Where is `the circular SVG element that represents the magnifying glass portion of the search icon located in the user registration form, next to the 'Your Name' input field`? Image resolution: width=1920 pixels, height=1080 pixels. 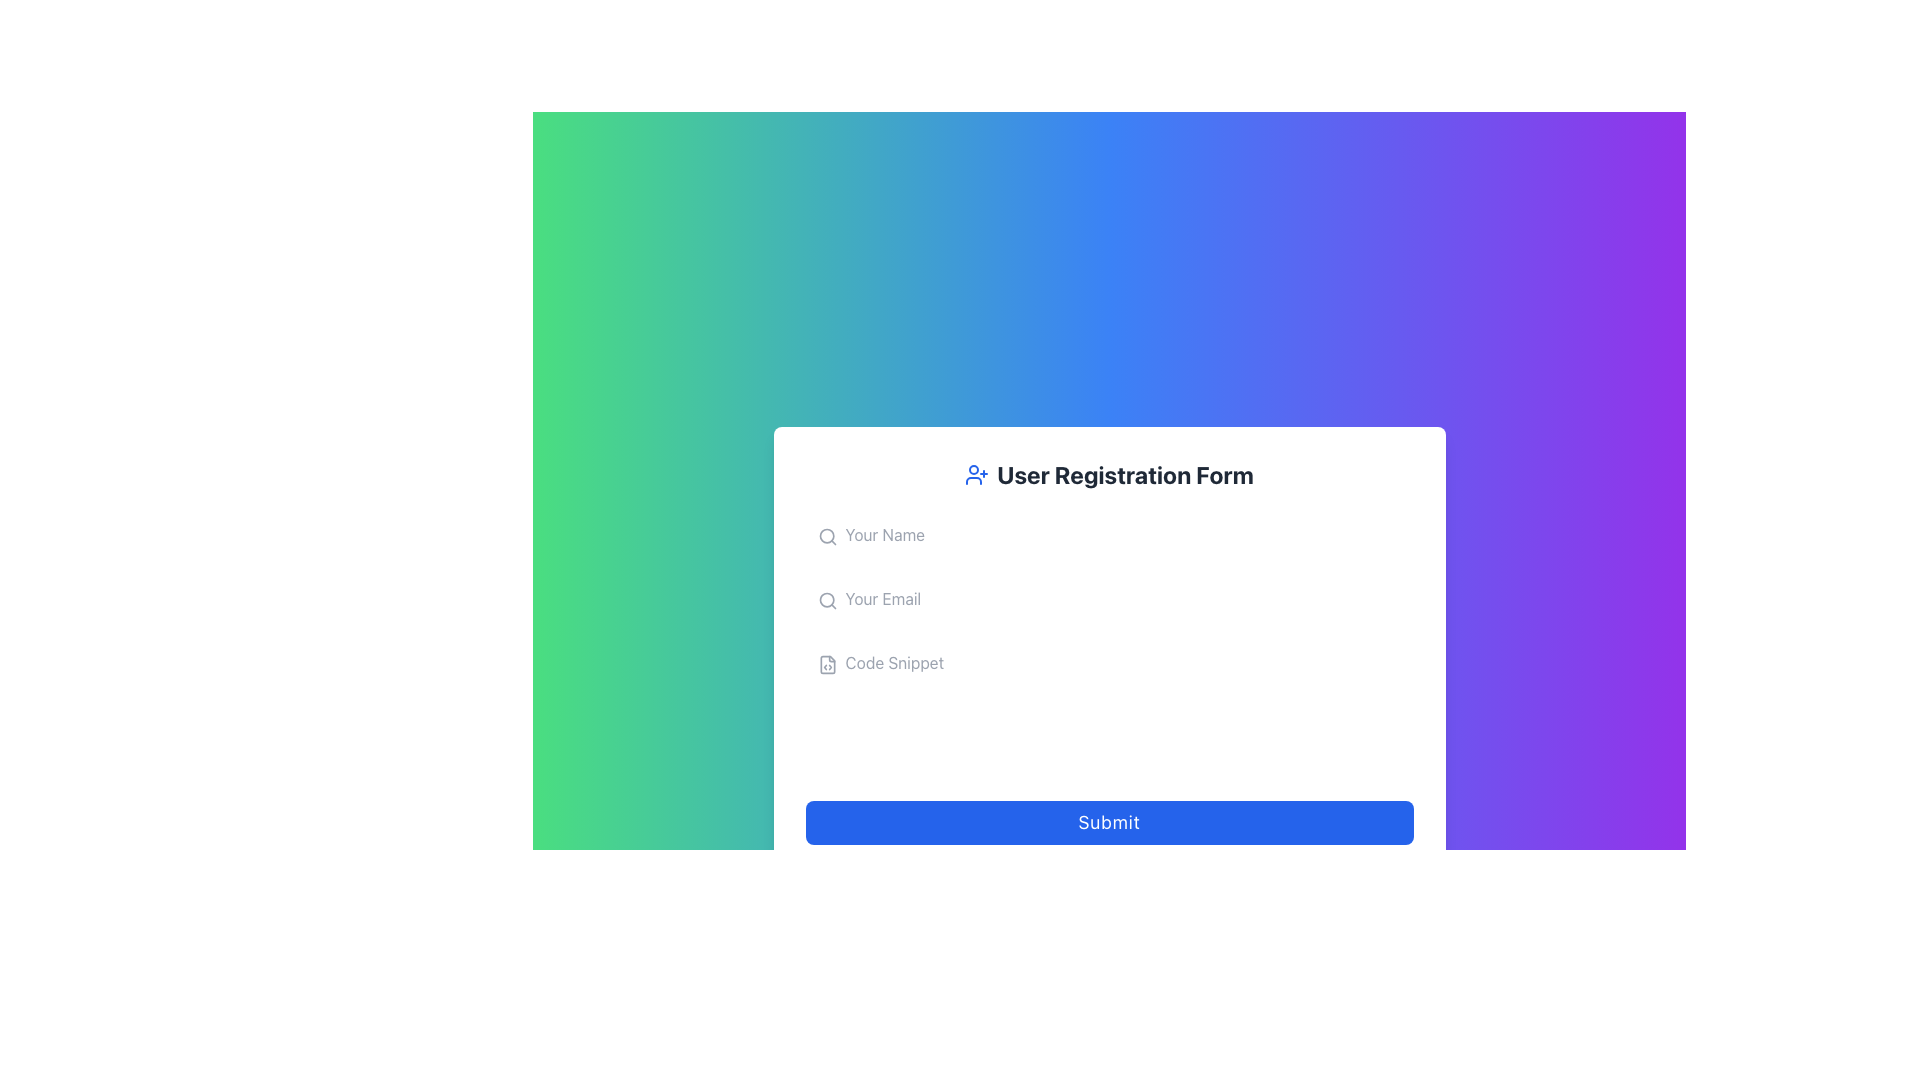 the circular SVG element that represents the magnifying glass portion of the search icon located in the user registration form, next to the 'Your Name' input field is located at coordinates (826, 535).